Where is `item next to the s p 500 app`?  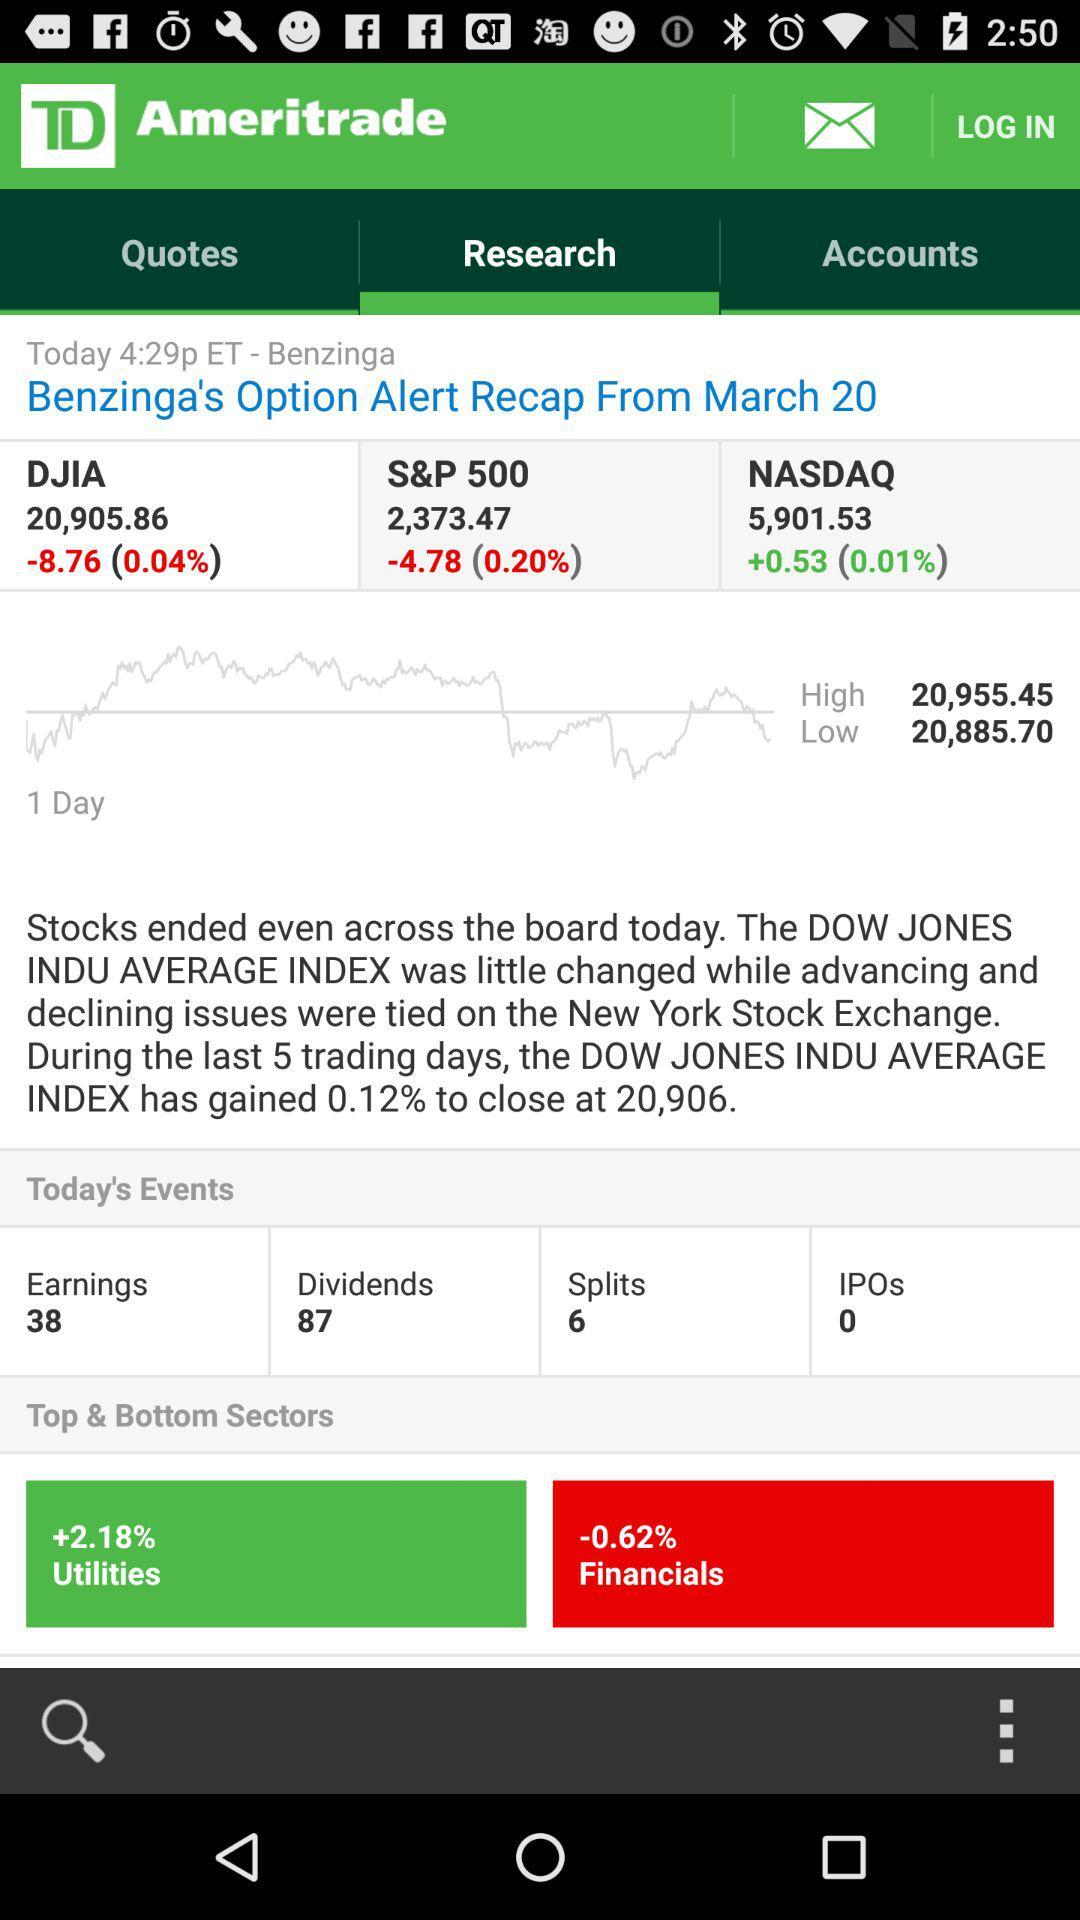
item next to the s p 500 app is located at coordinates (177, 515).